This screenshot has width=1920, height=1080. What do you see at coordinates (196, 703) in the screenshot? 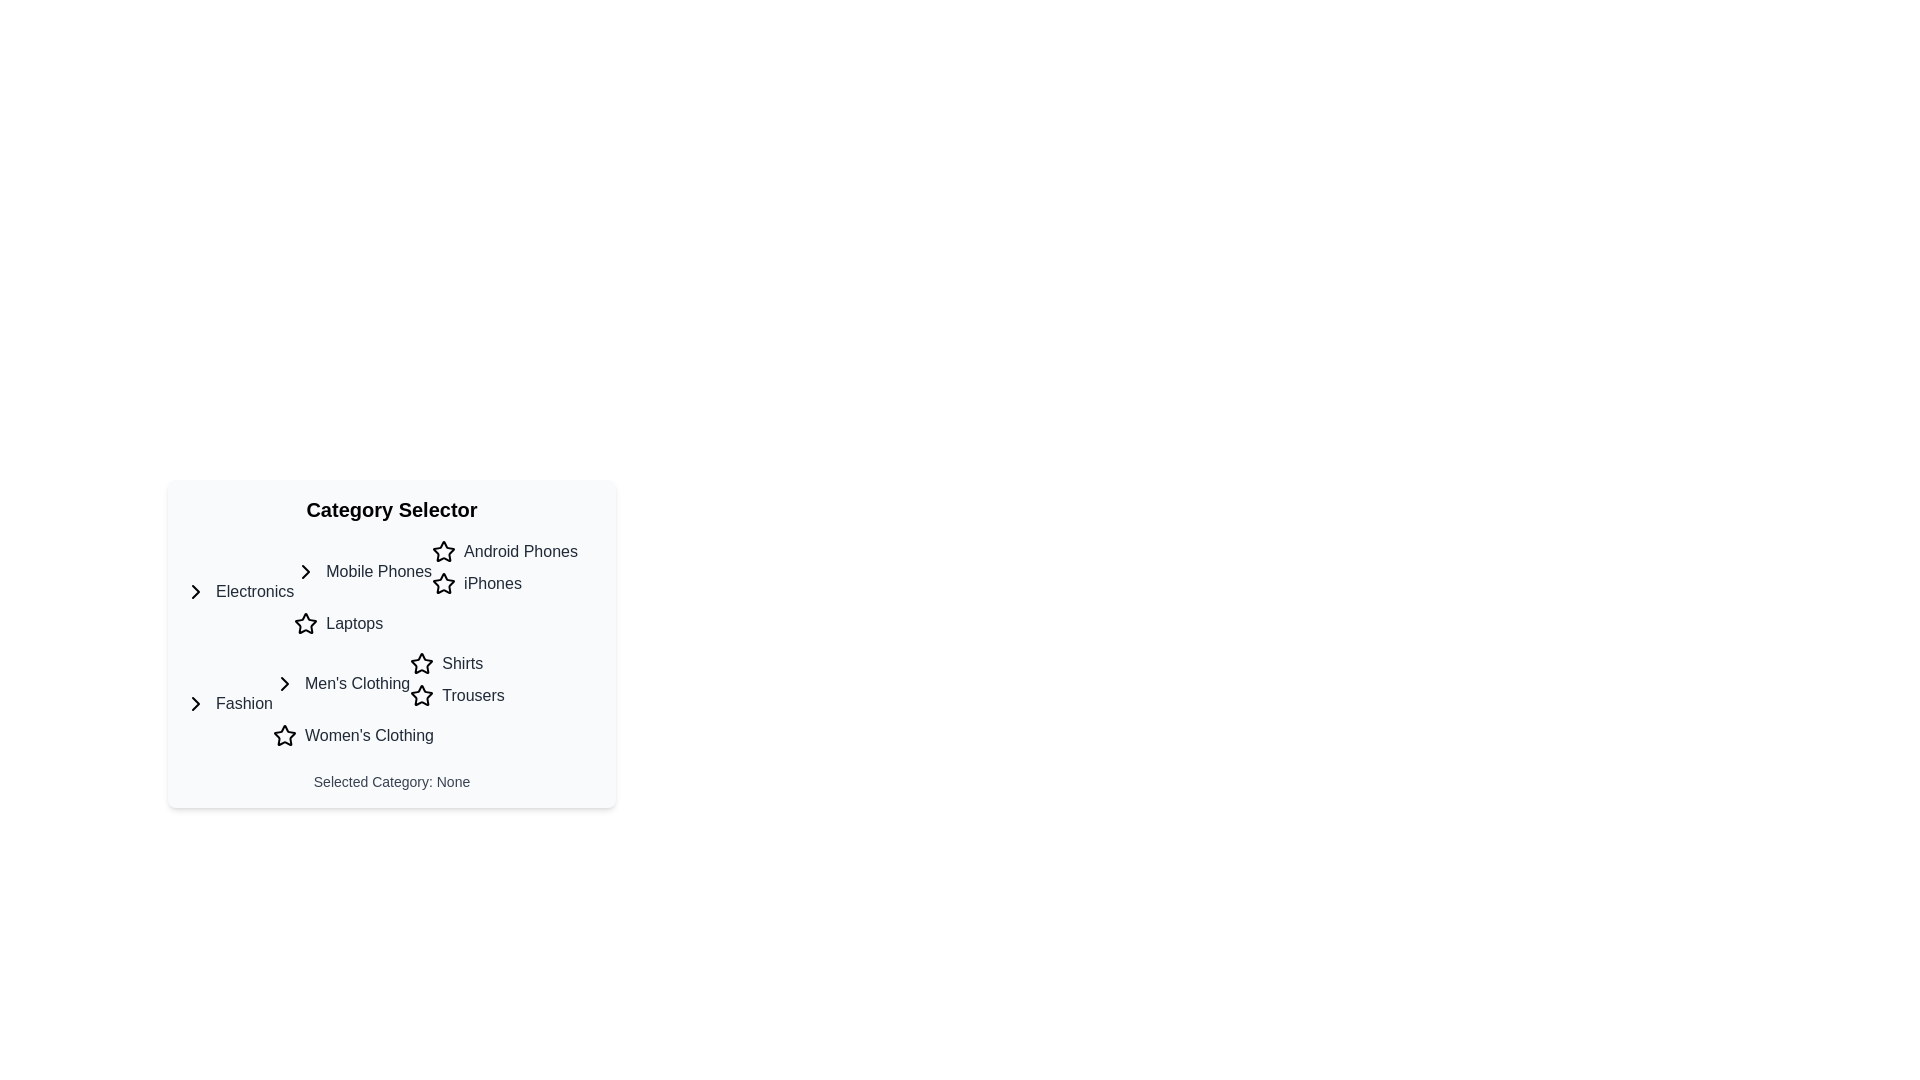
I see `the chevron icon that collapses or expands the list of subcategories under the 'Fashion' category, located slightly to the left of the 'Fashion' text label` at bounding box center [196, 703].